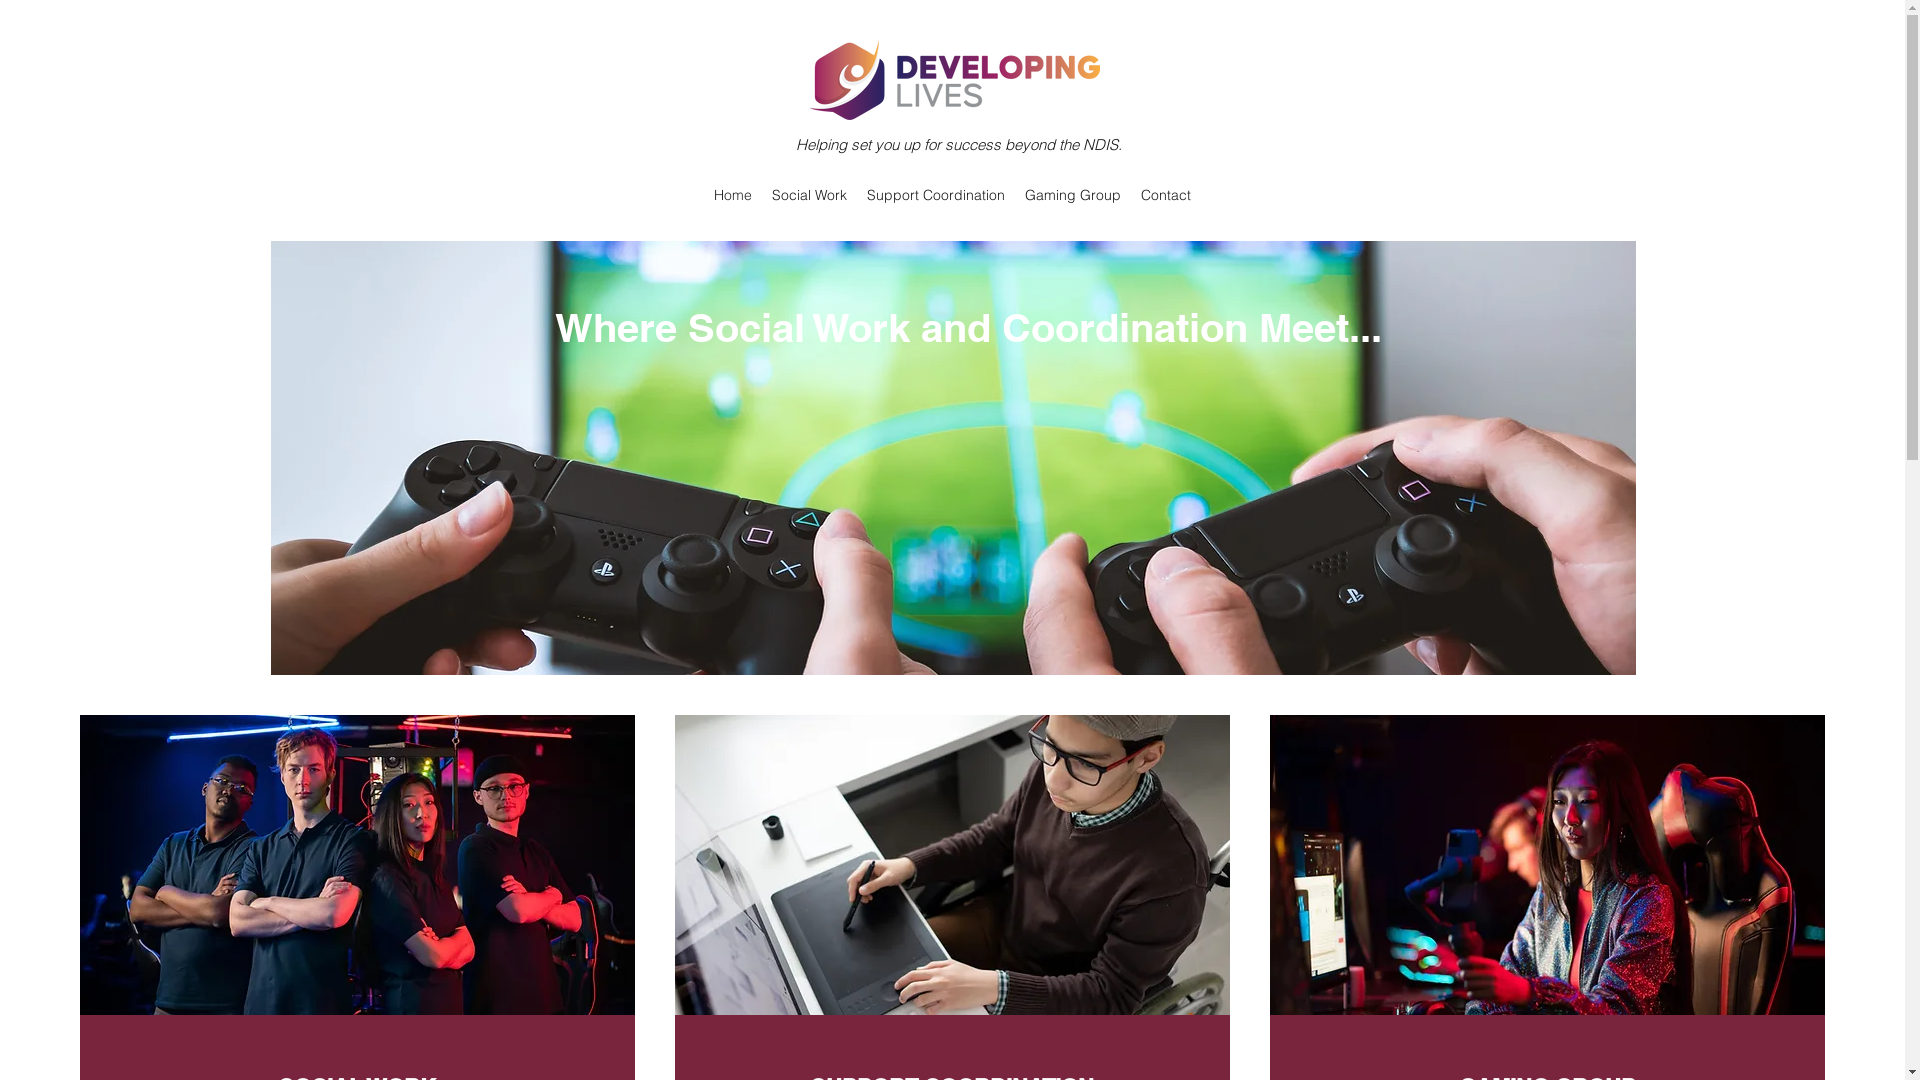 The width and height of the screenshot is (1920, 1080). What do you see at coordinates (1166, 195) in the screenshot?
I see `'Contact'` at bounding box center [1166, 195].